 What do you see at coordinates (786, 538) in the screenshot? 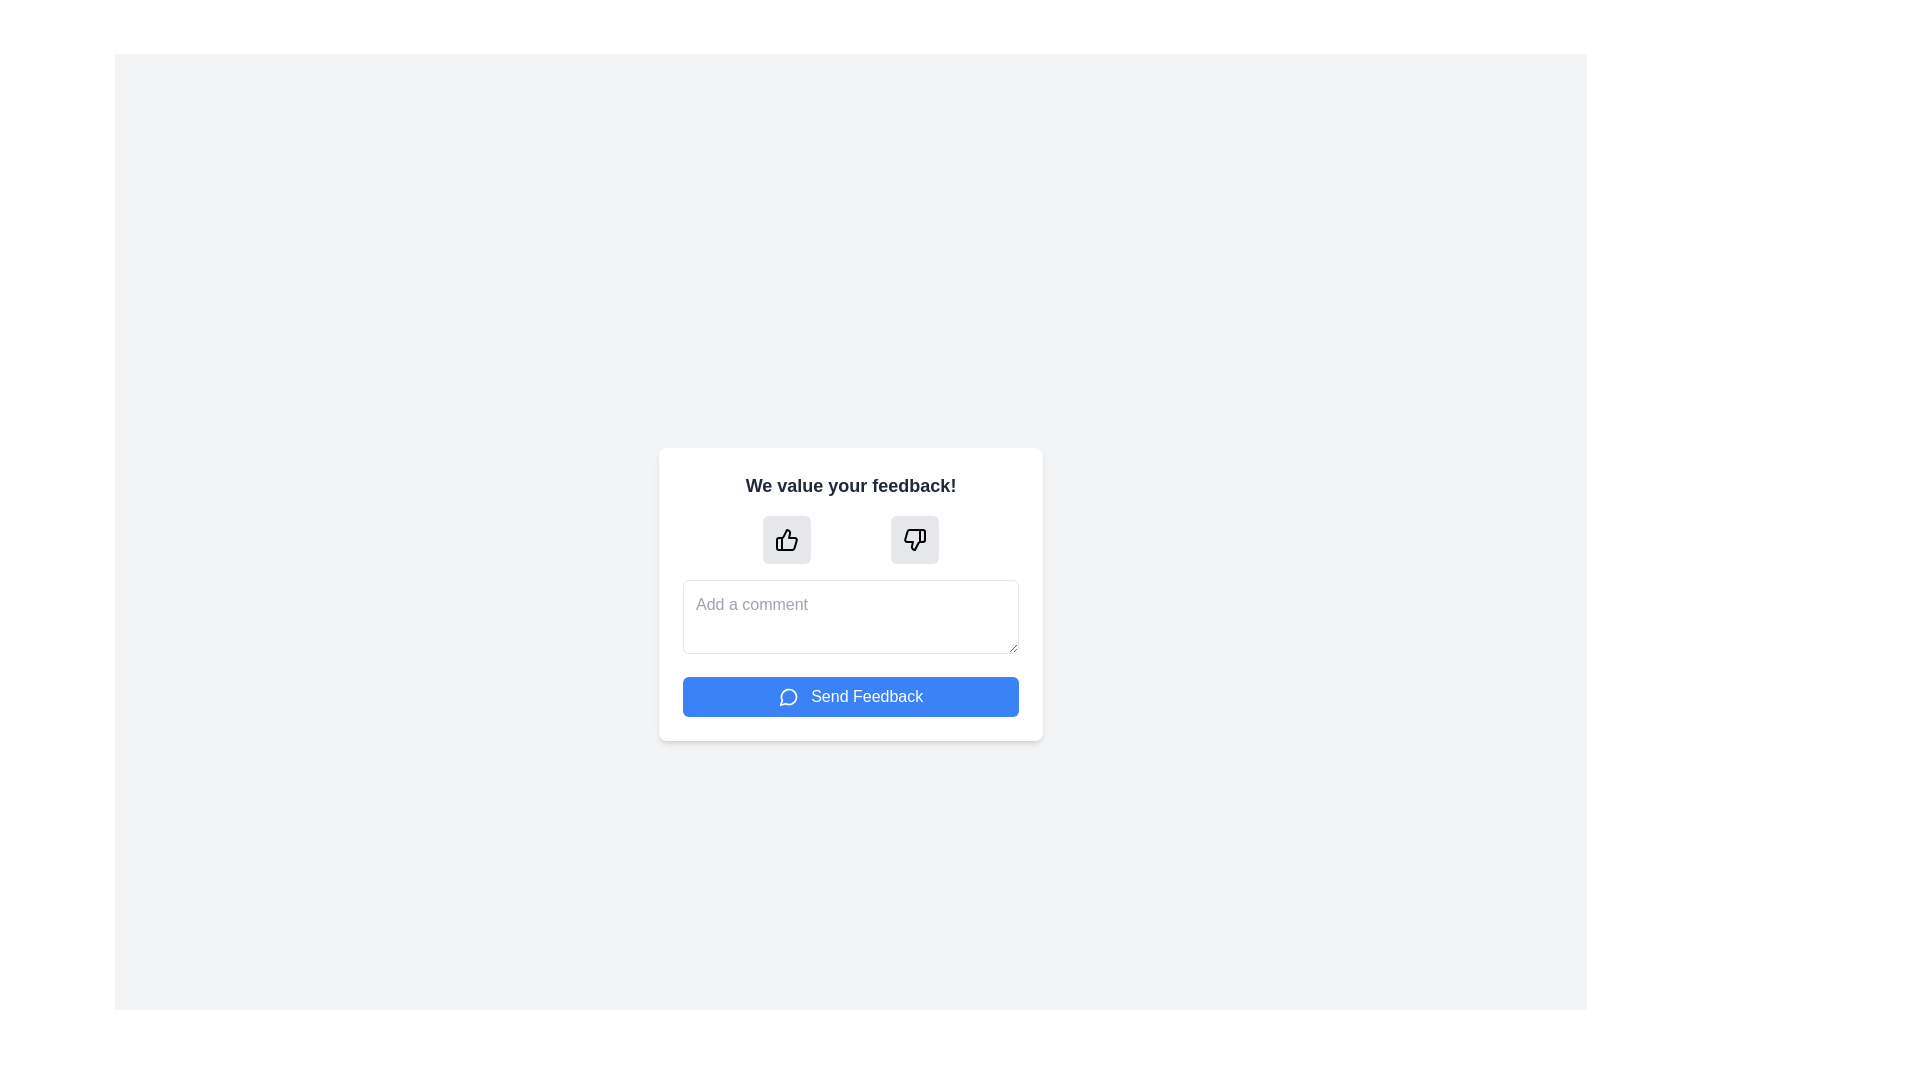
I see `the thumbs-up icon in the feedback panel, which is a vector graphic depicting a thumbs-up gesture, located to the left of the thumbs-down icon and above the comment input box` at bounding box center [786, 538].